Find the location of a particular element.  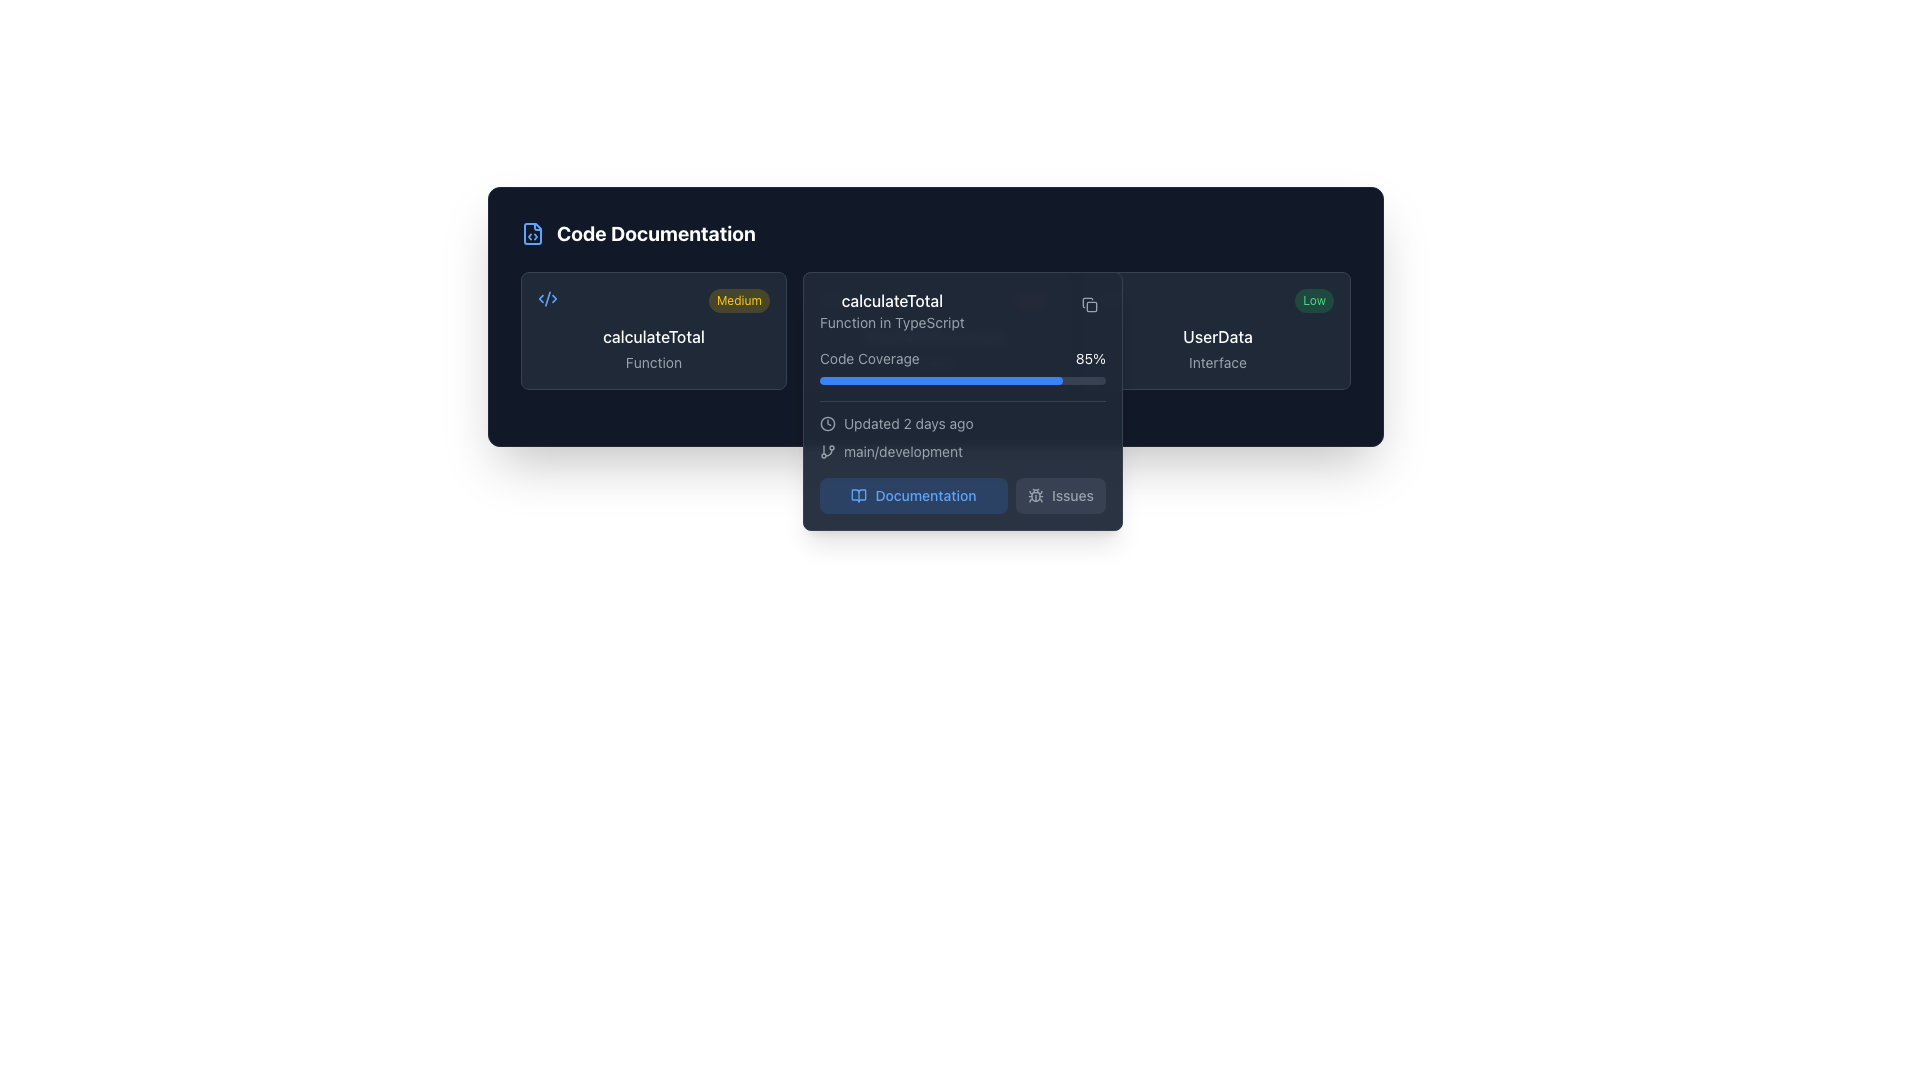

the copy button located in the top-right corner of the card associated with the 'calculateTotal' function to initiate a copy operation is located at coordinates (1088, 304).